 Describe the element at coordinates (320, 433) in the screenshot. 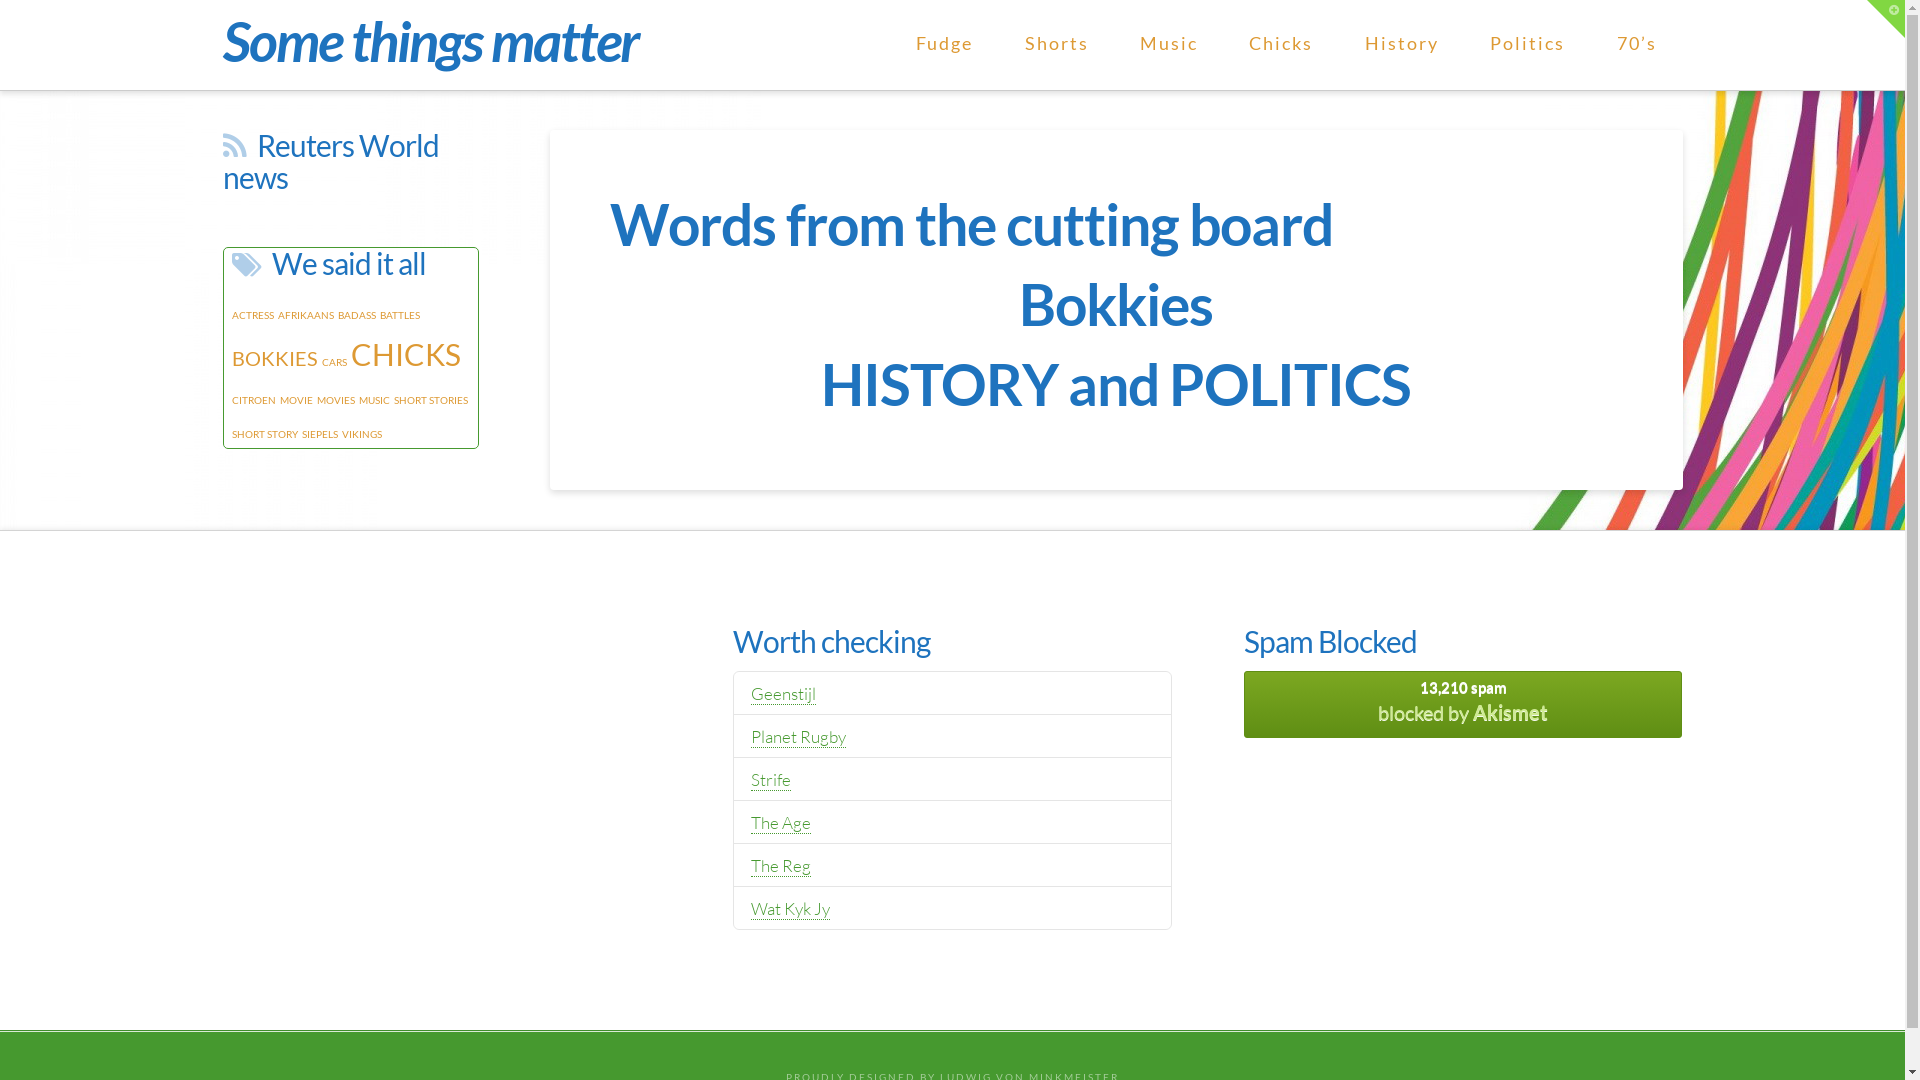

I see `'SIEPELS'` at that location.